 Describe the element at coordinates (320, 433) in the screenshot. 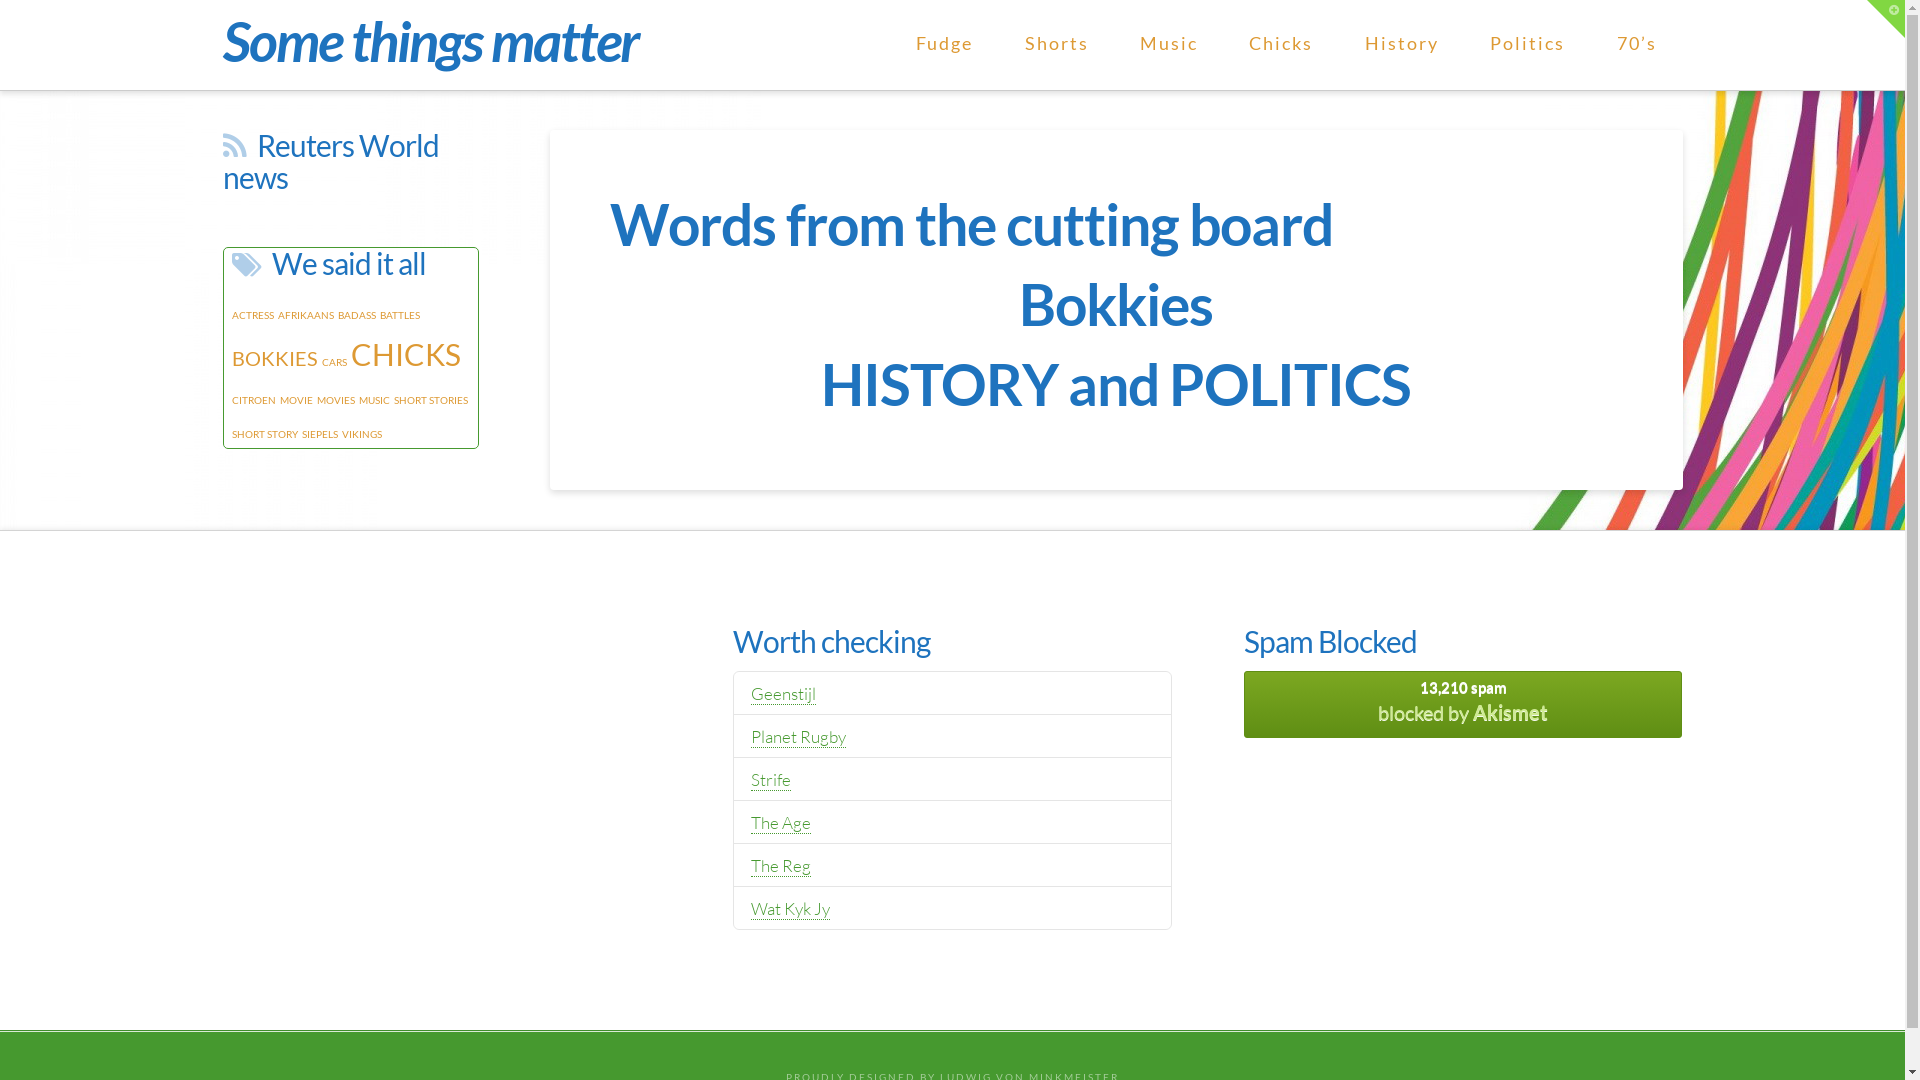

I see `'SIEPELS'` at that location.